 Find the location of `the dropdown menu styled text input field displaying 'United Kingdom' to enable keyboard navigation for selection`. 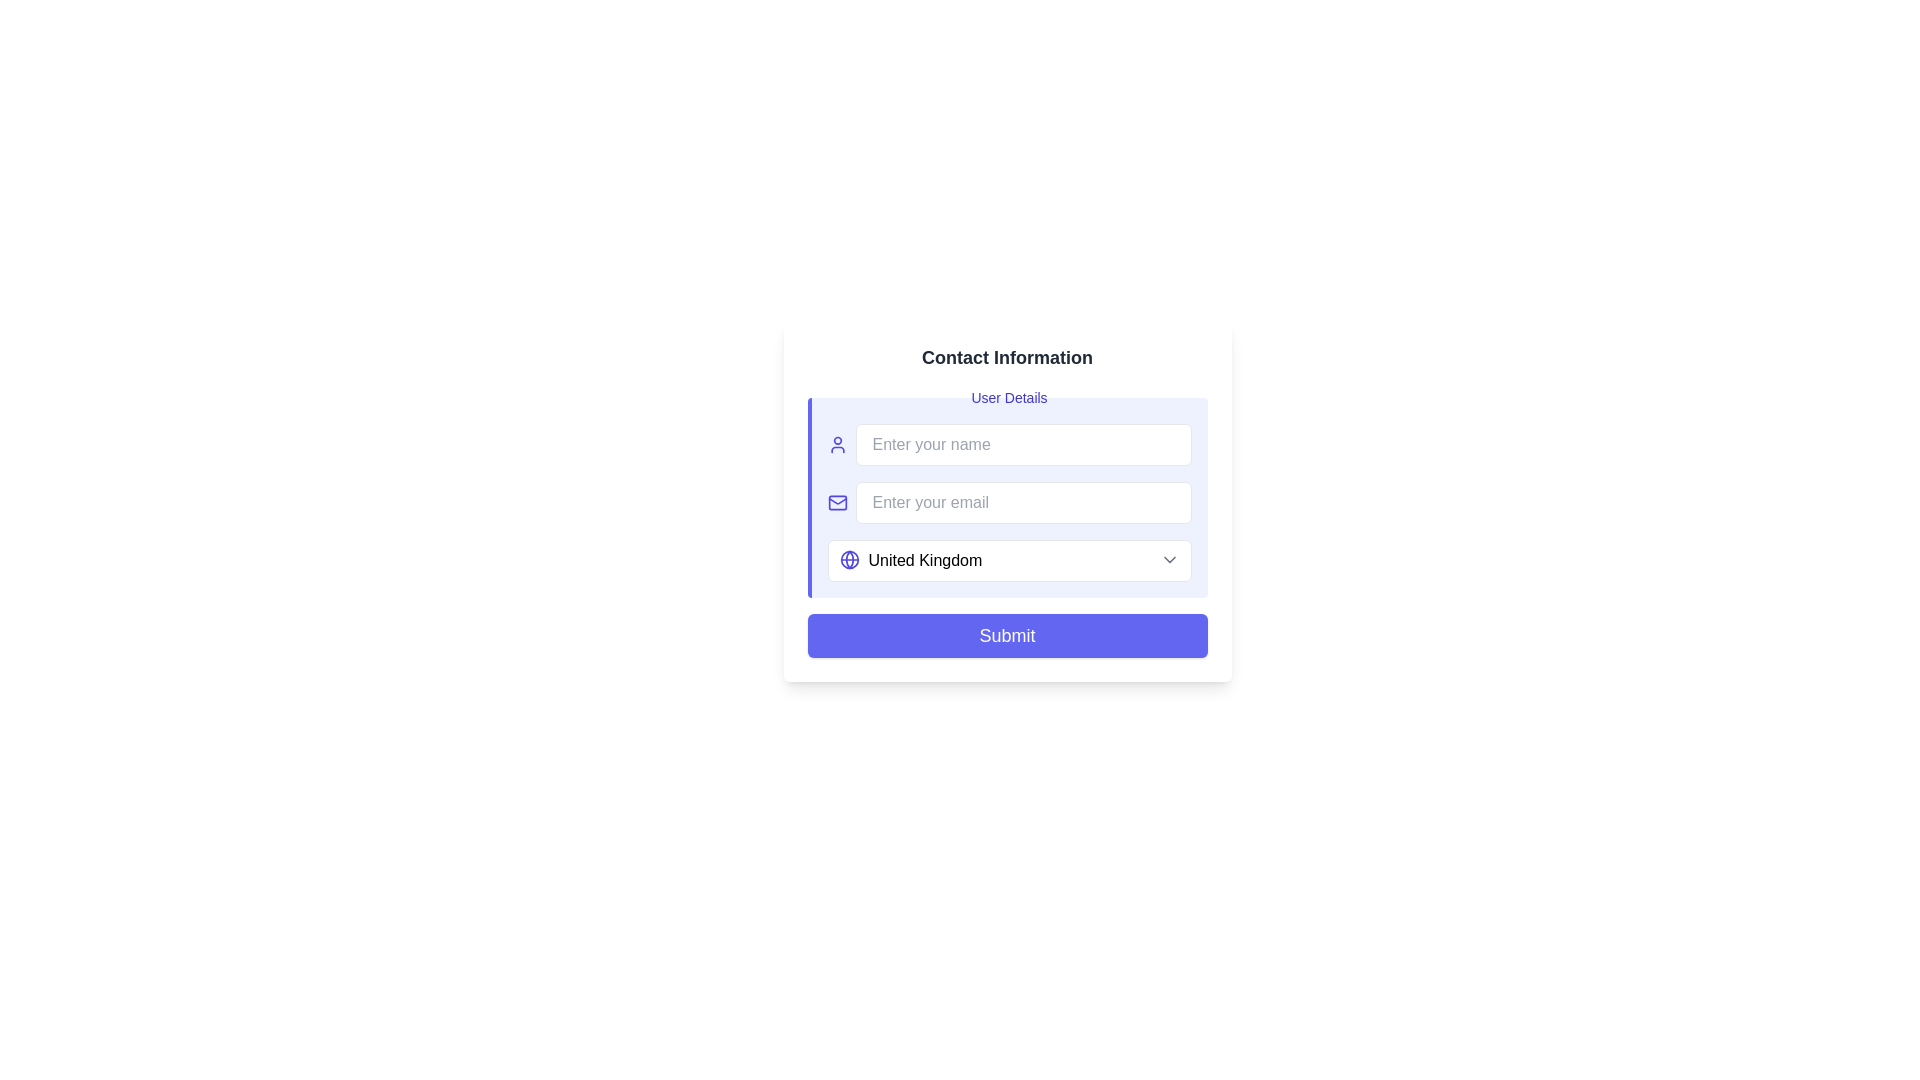

the dropdown menu styled text input field displaying 'United Kingdom' to enable keyboard navigation for selection is located at coordinates (1009, 560).